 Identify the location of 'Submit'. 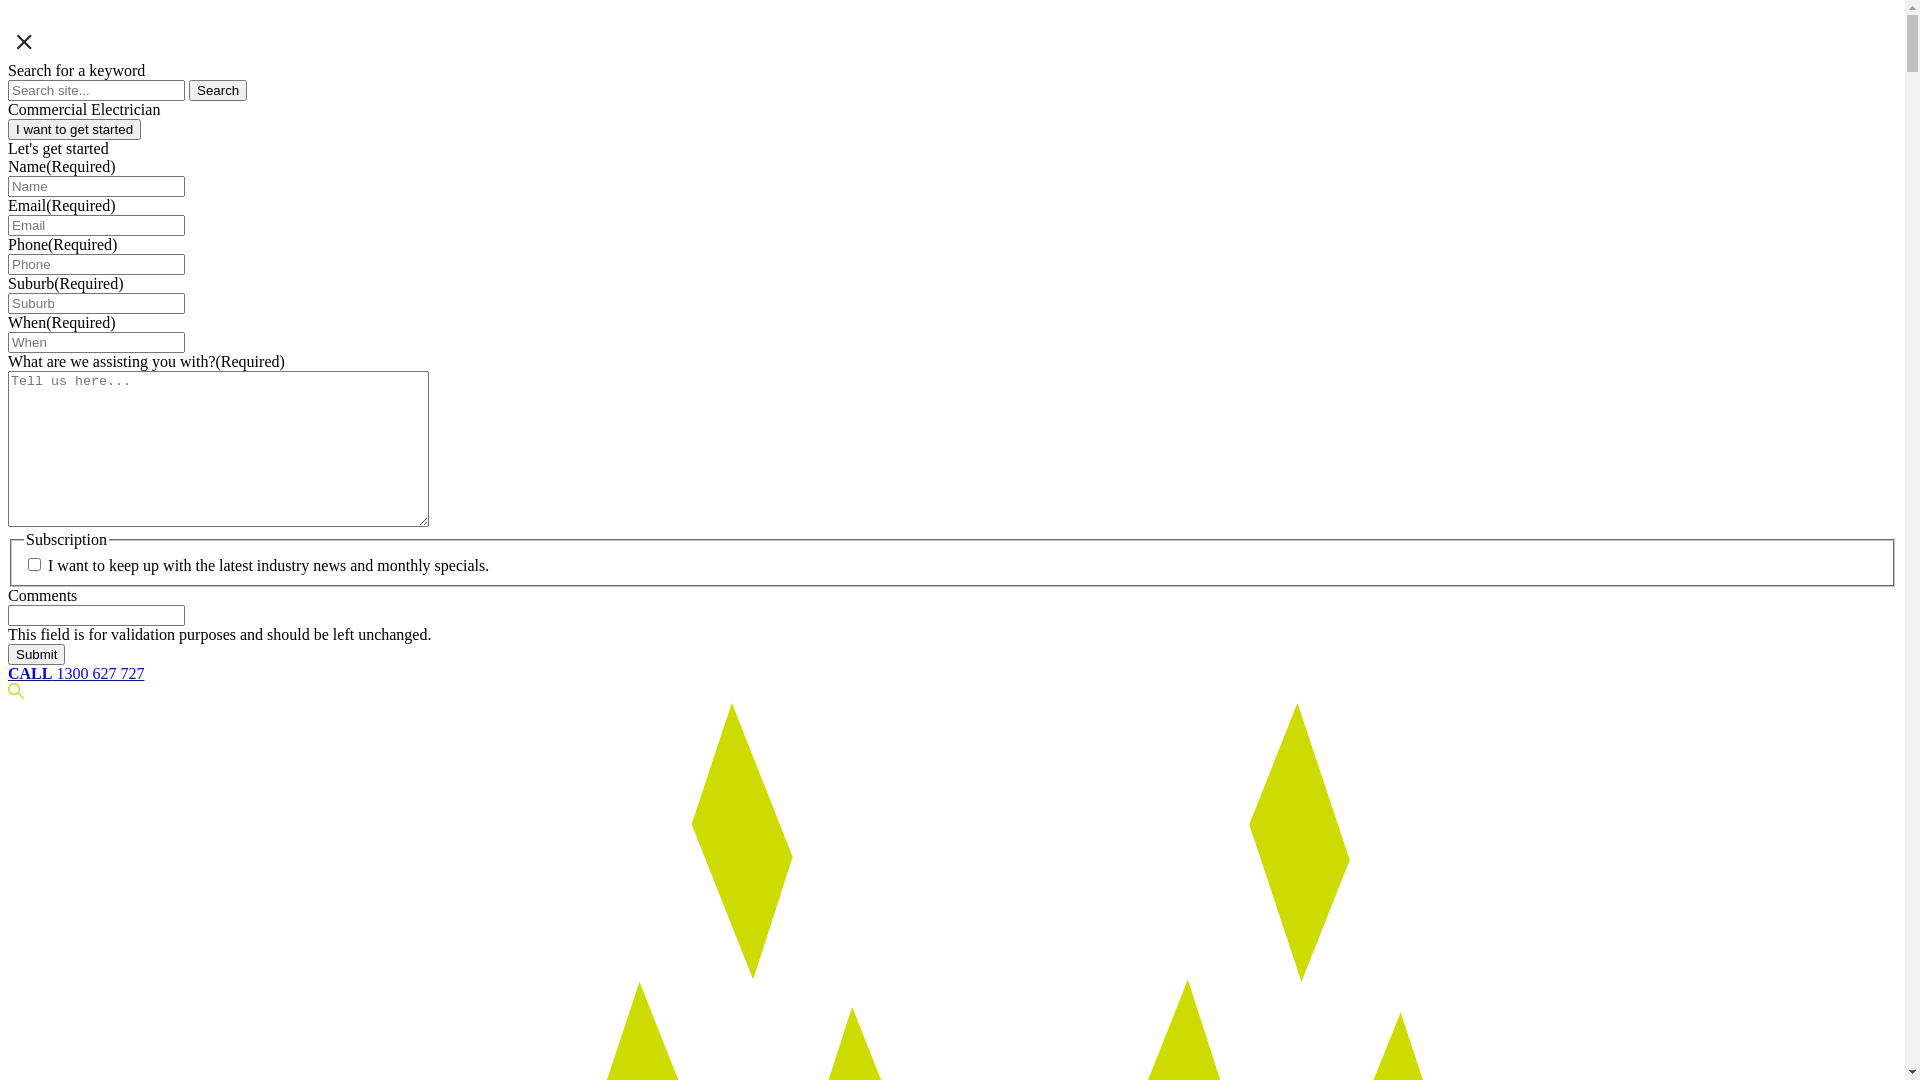
(36, 654).